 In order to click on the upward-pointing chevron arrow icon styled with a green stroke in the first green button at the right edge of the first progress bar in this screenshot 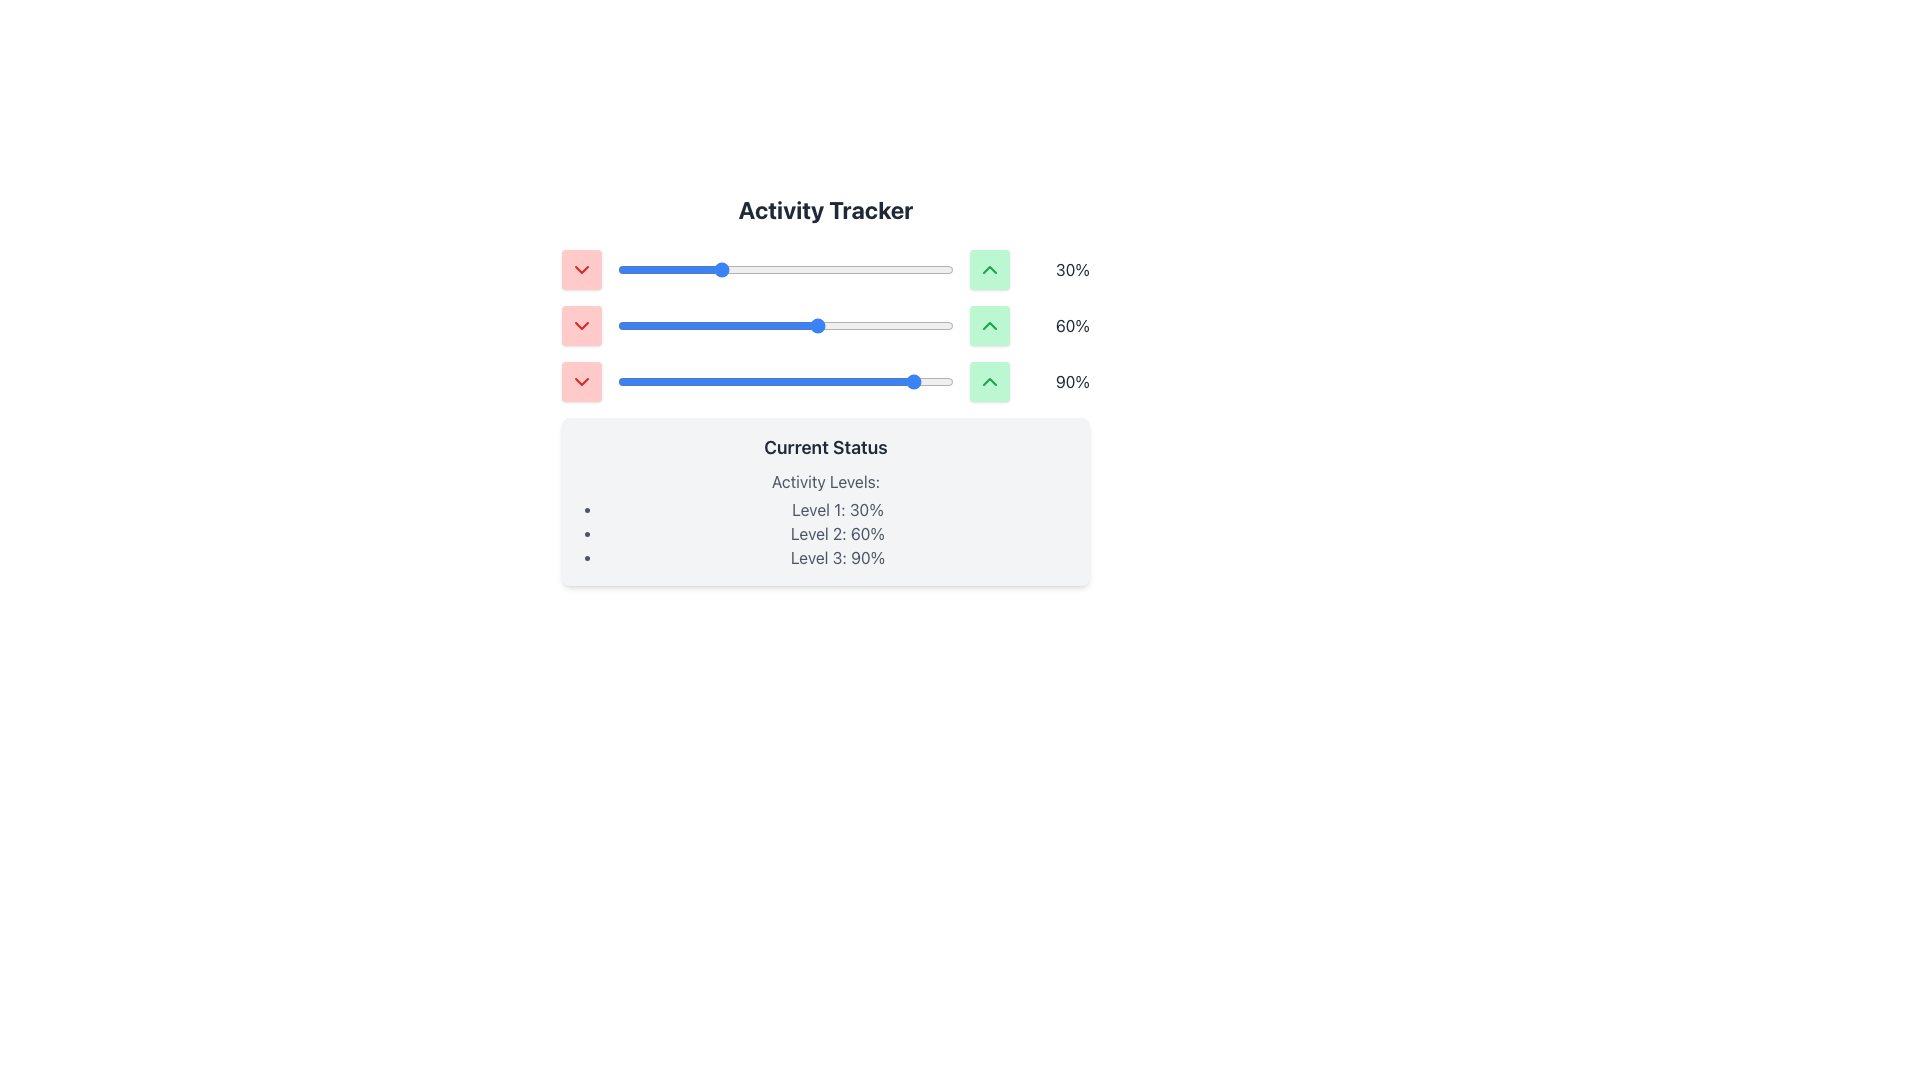, I will do `click(989, 270)`.